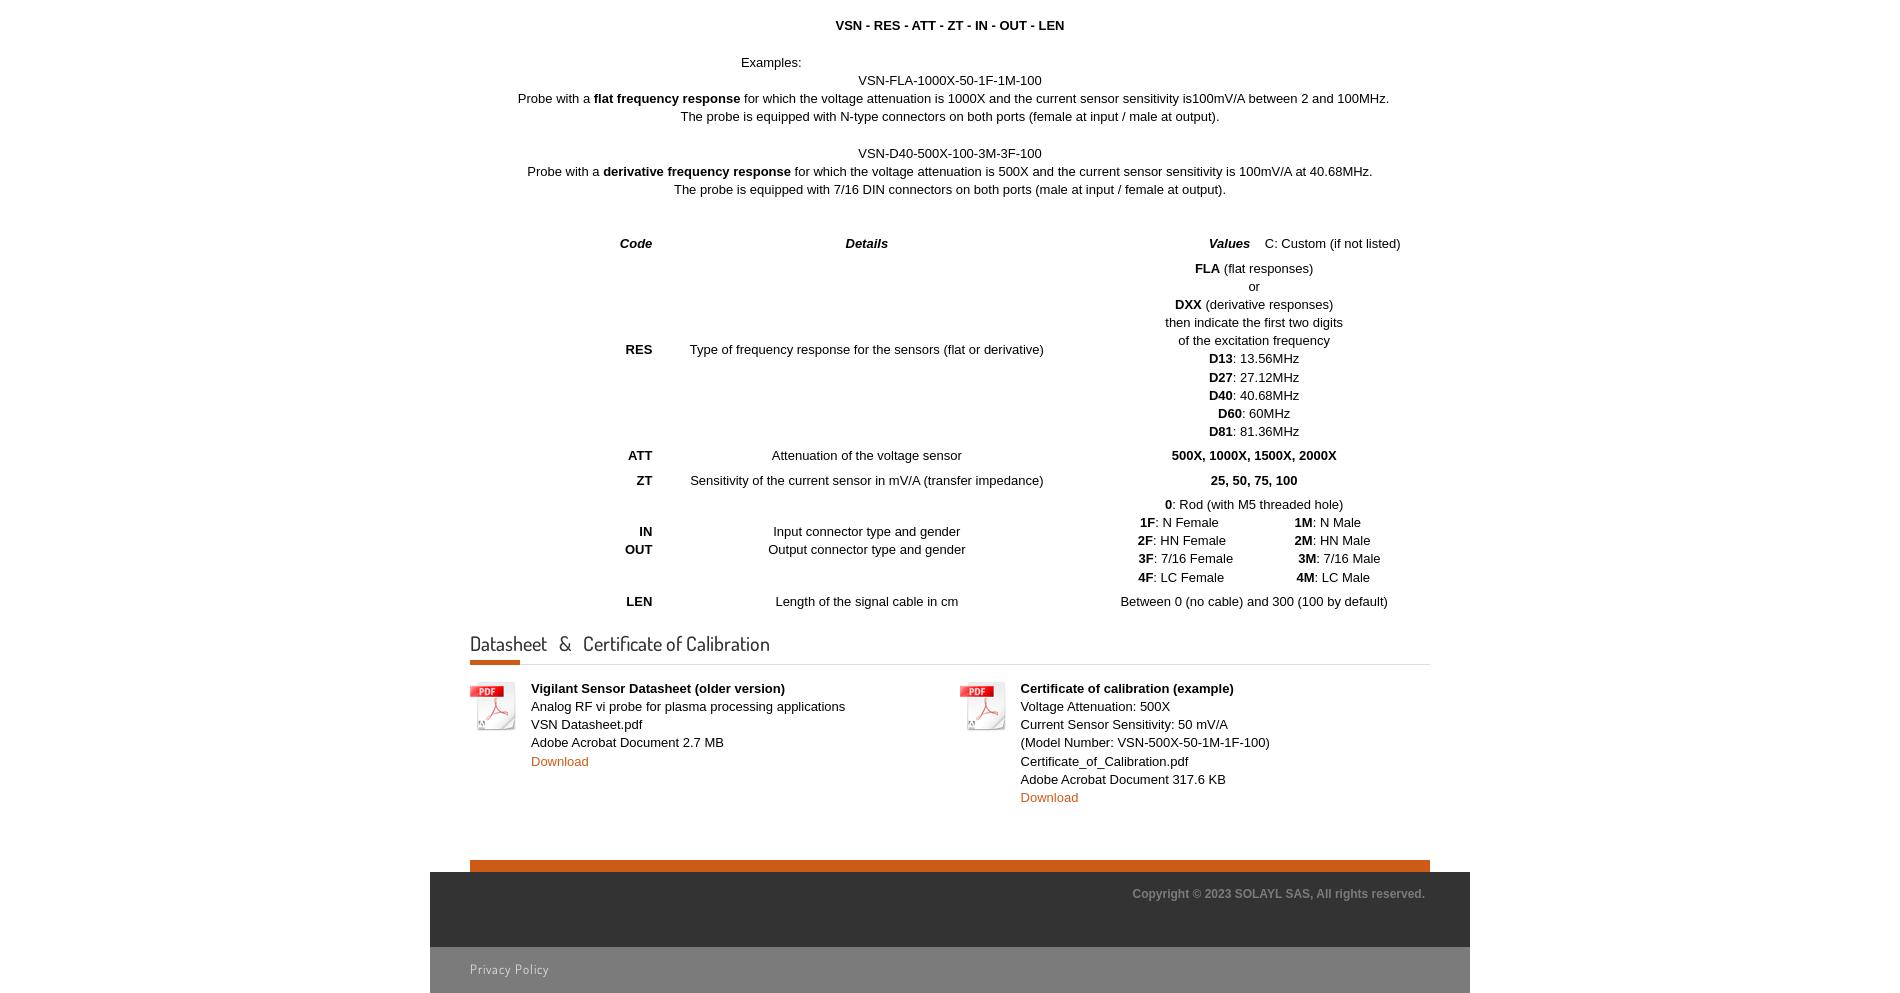  I want to click on 'Input connector type and gender', so click(865, 531).